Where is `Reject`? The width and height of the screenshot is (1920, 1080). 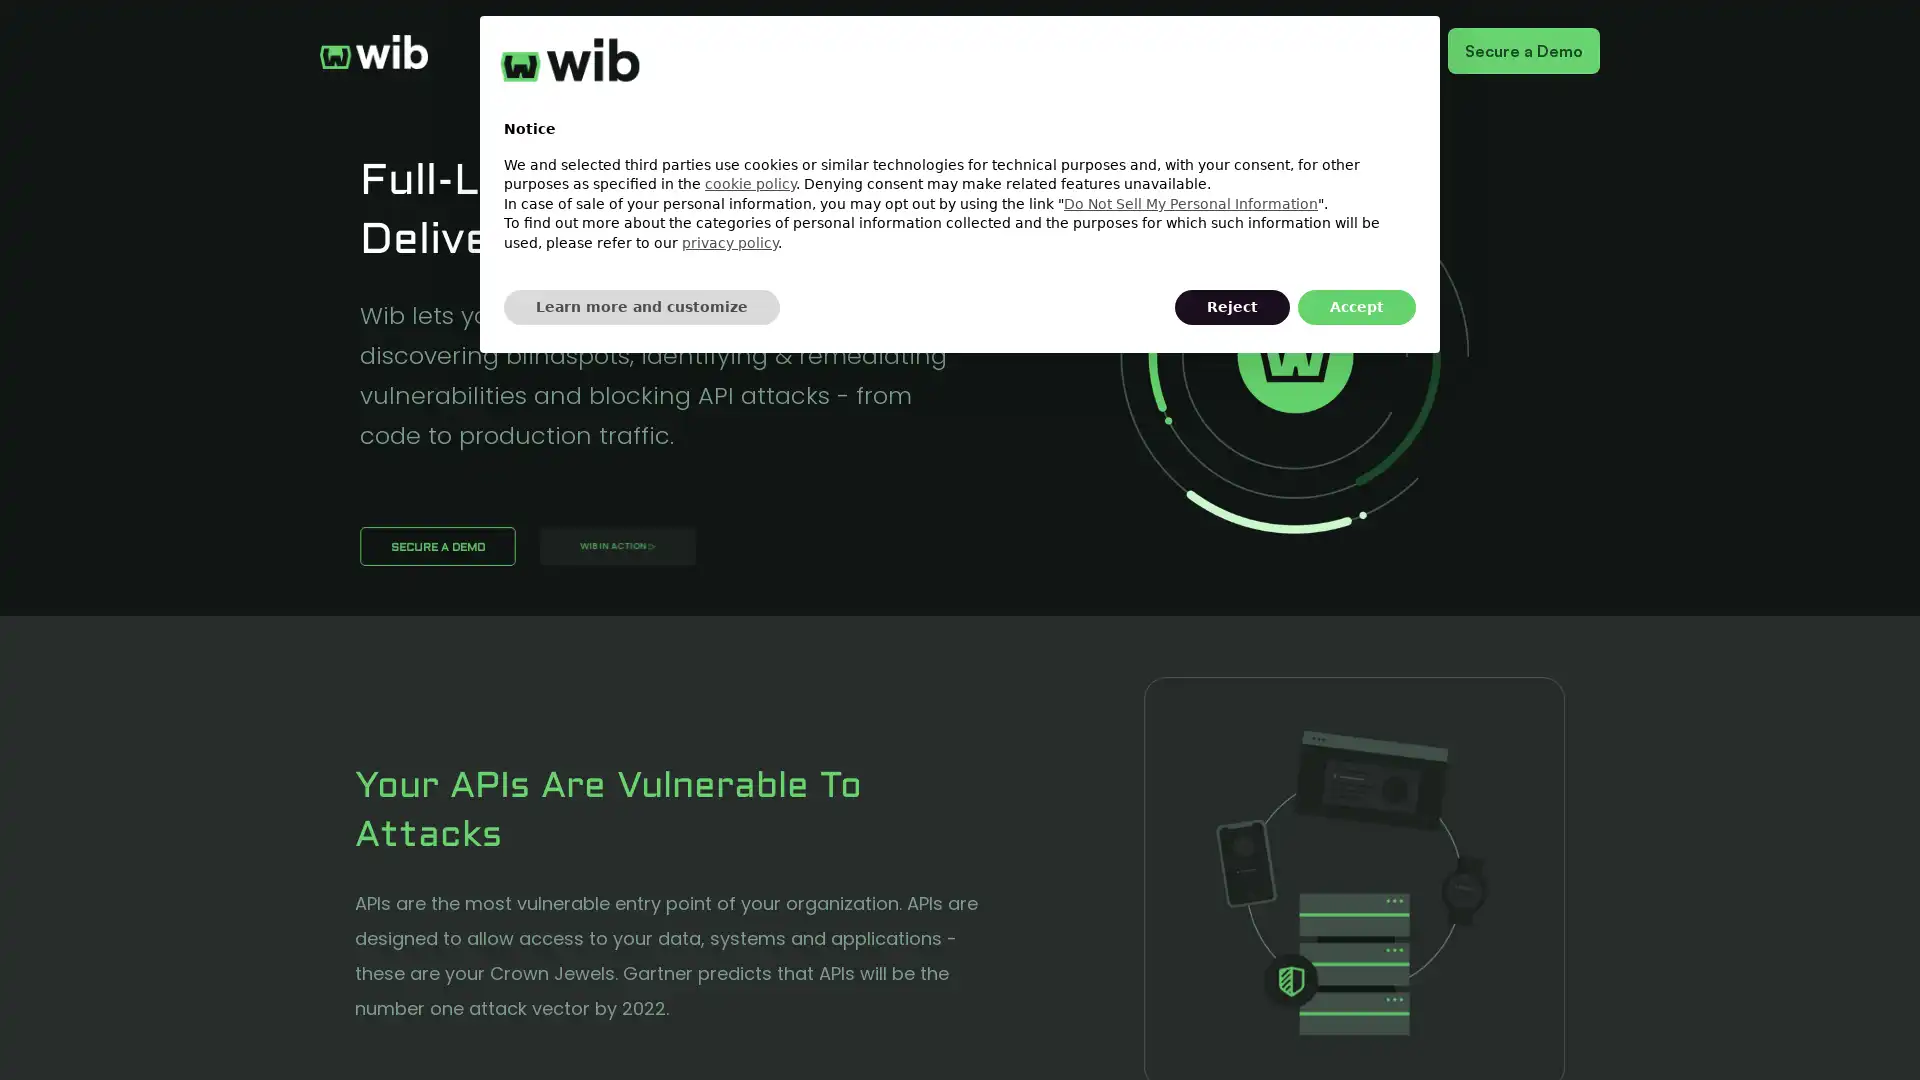 Reject is located at coordinates (1231, 307).